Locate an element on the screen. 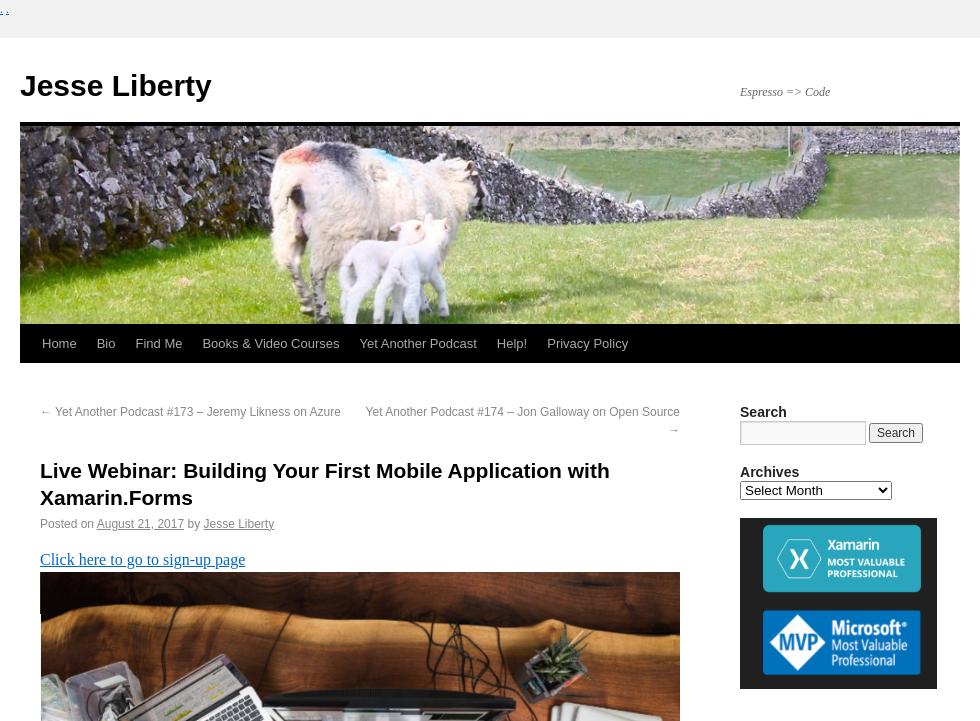 The height and width of the screenshot is (721, 980). 'Posted on' is located at coordinates (39, 523).